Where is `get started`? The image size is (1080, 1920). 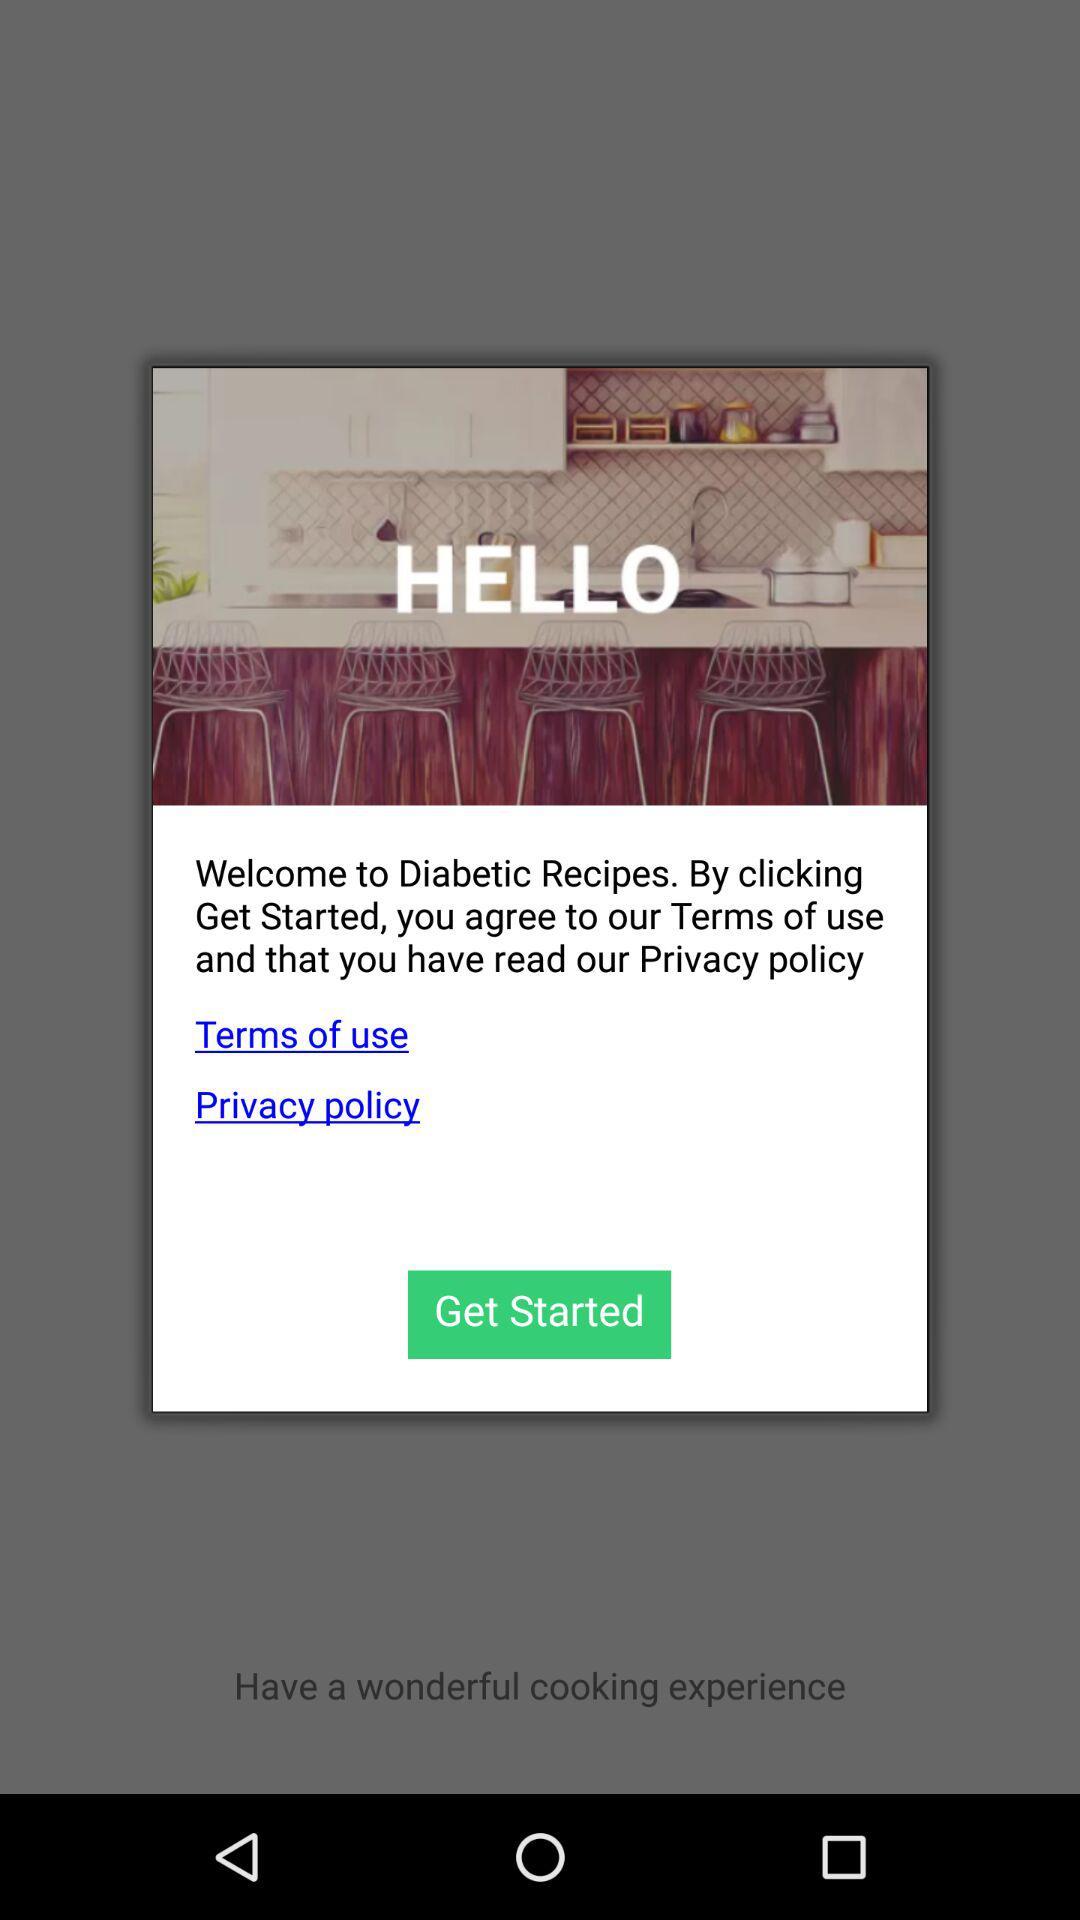 get started is located at coordinates (538, 1314).